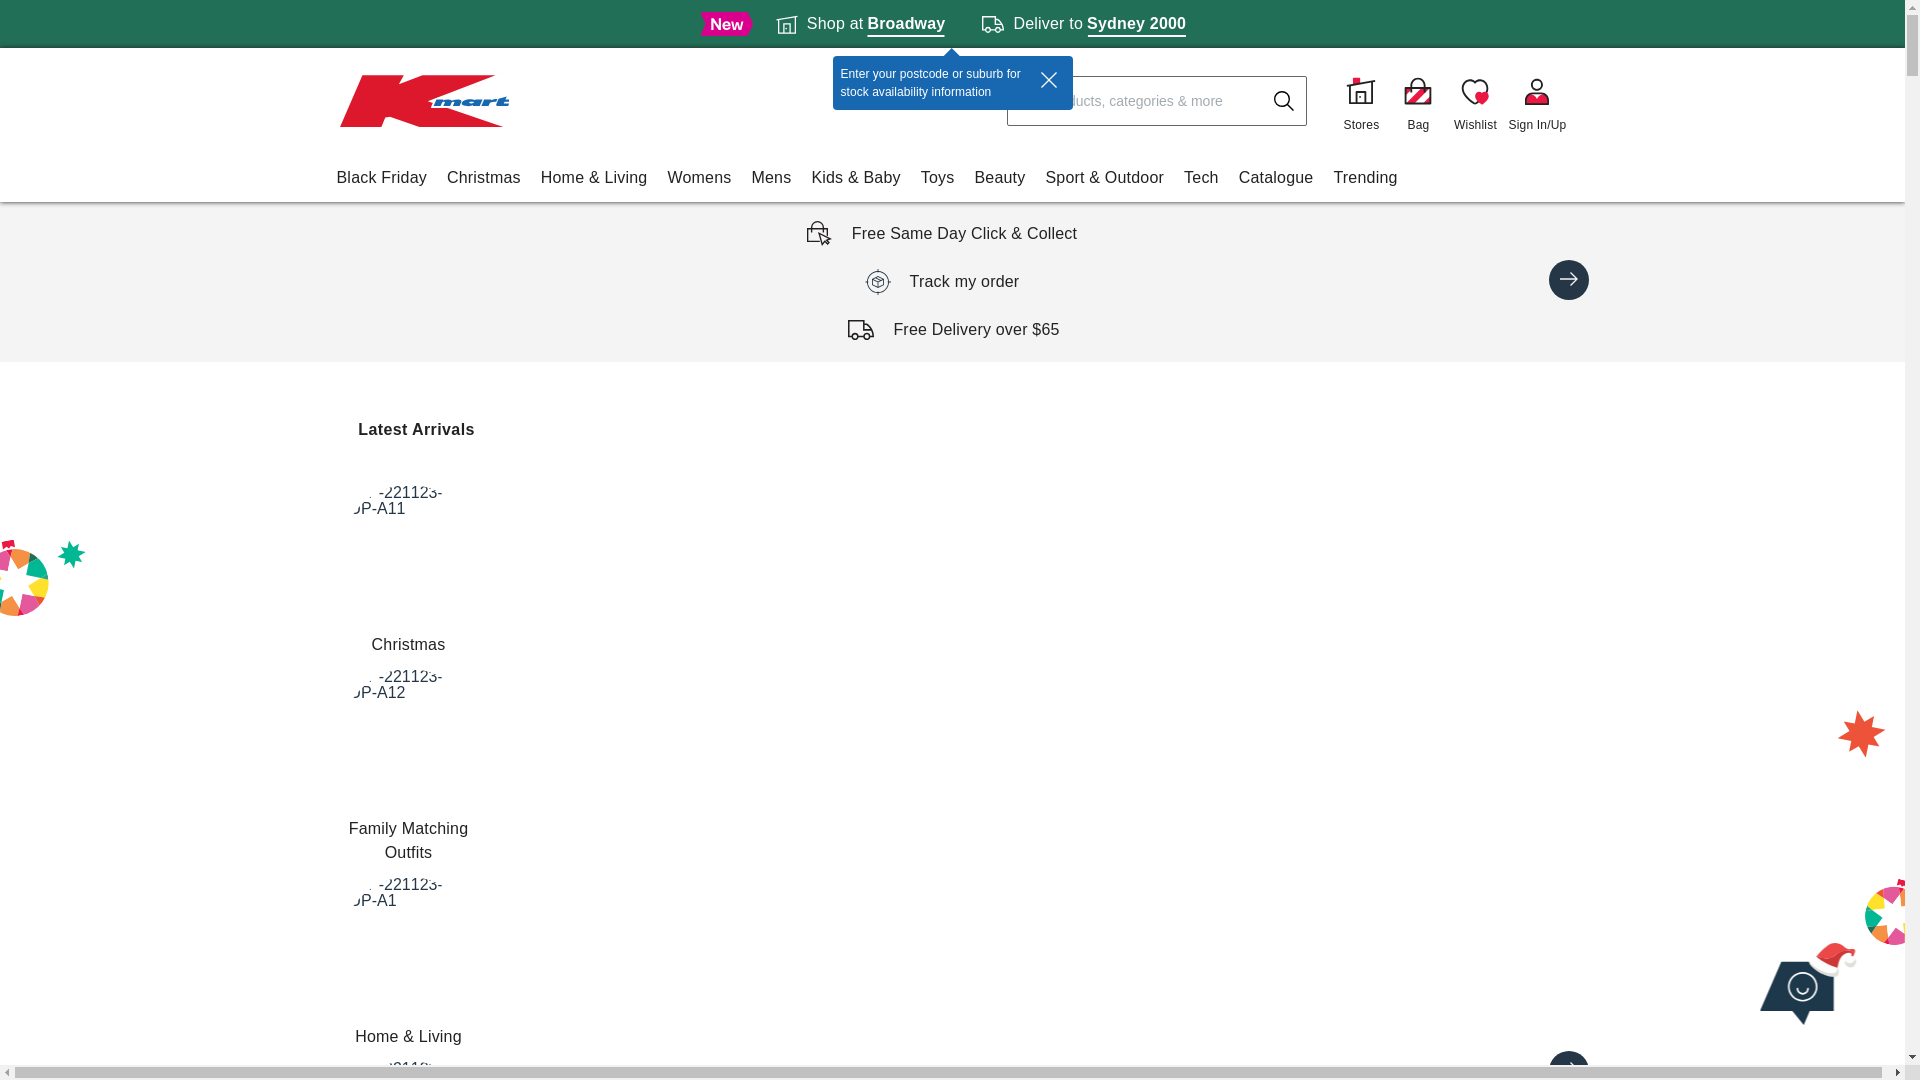  Describe the element at coordinates (1200, 176) in the screenshot. I see `'Tech'` at that location.